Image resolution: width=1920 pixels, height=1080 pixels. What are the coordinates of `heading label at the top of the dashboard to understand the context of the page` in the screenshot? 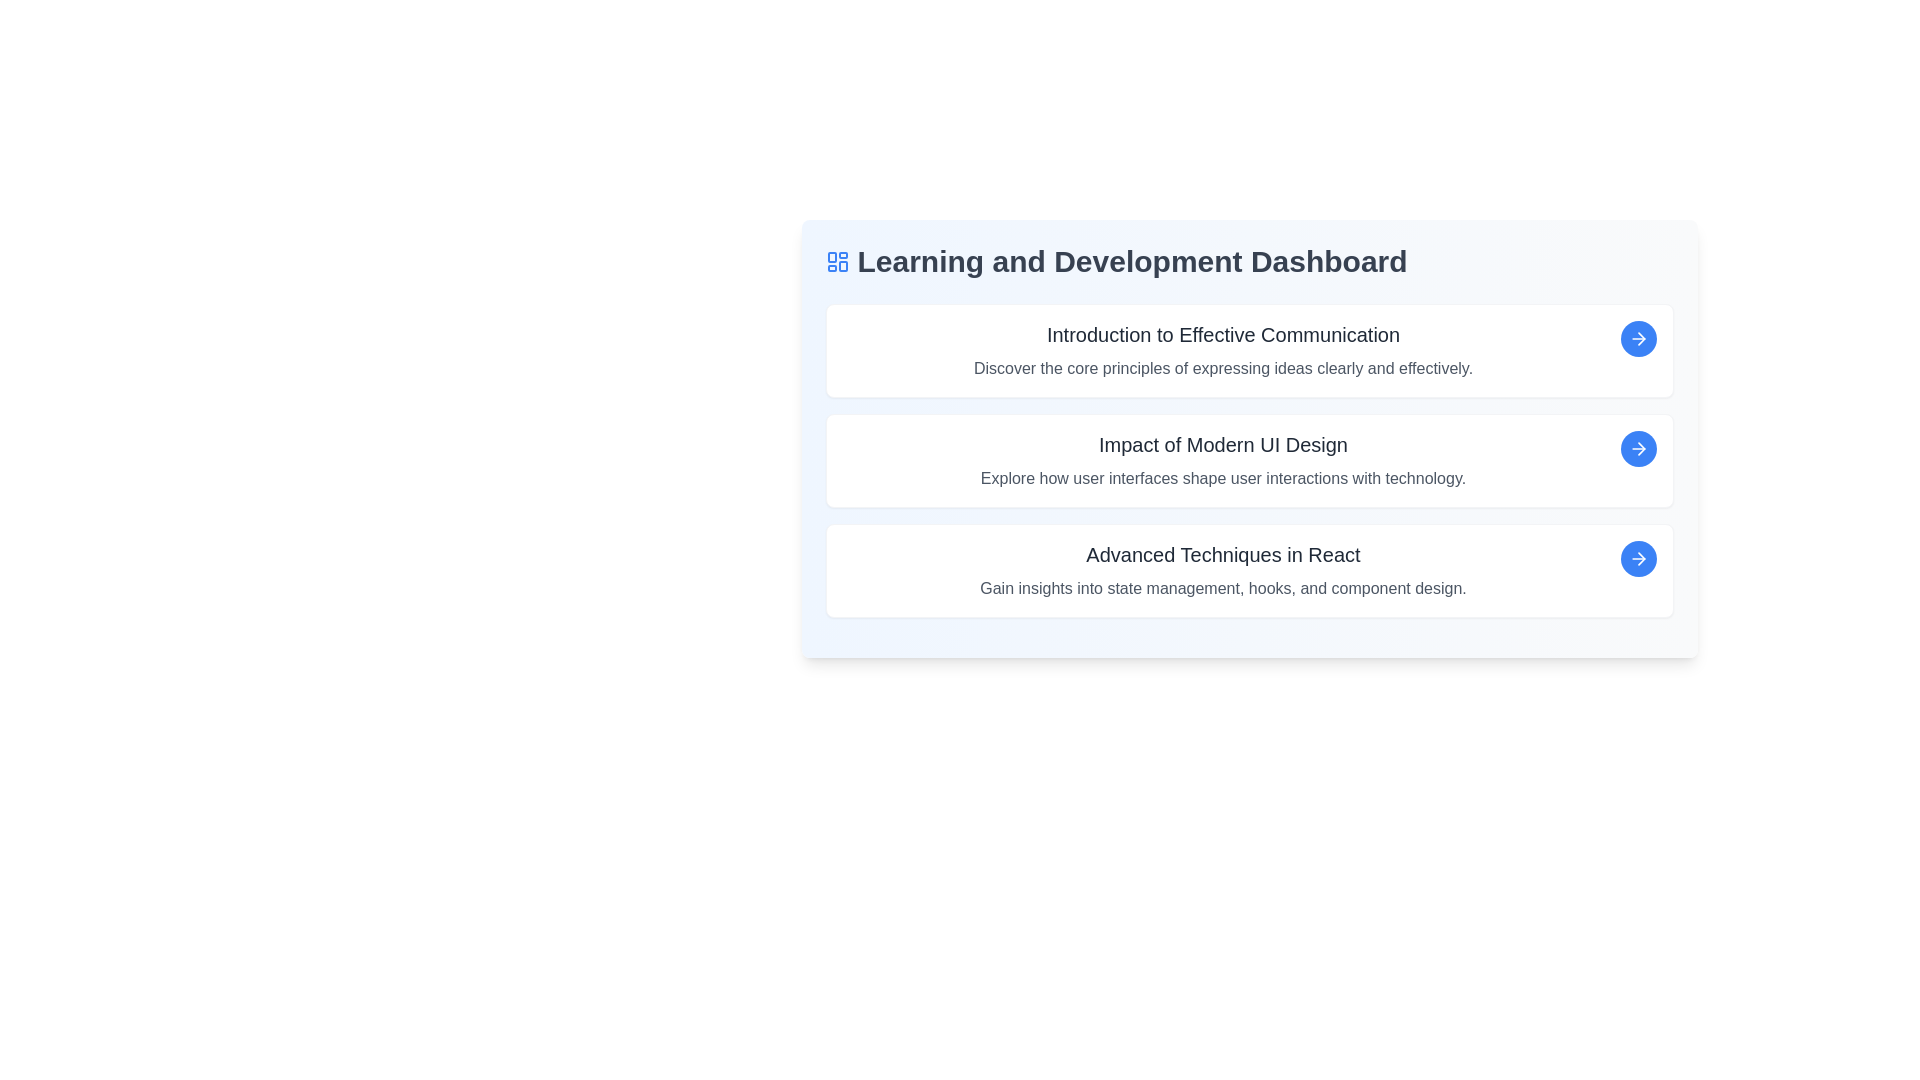 It's located at (1248, 261).